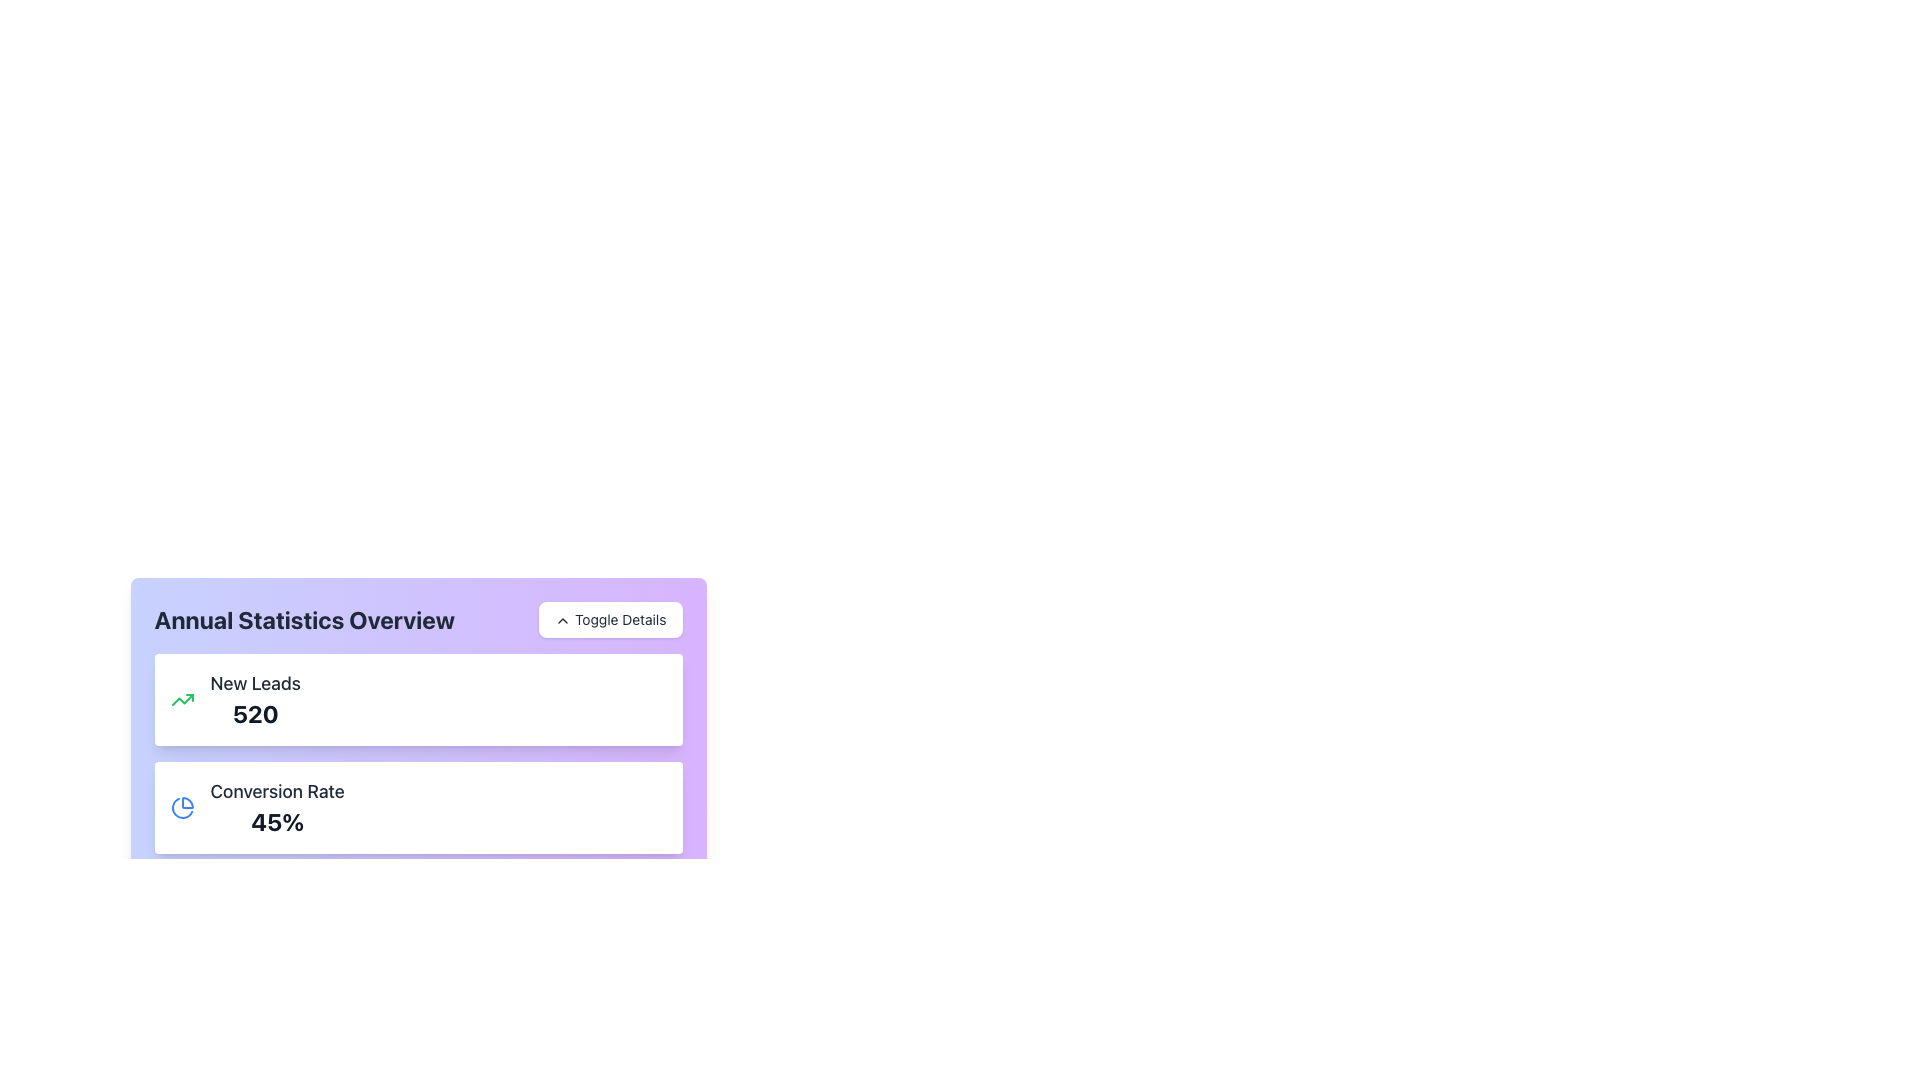  I want to click on the Text Display element showing '45%' that is below the 'Conversion Rate' label and to the right of a blue pie chart icon, so click(276, 806).